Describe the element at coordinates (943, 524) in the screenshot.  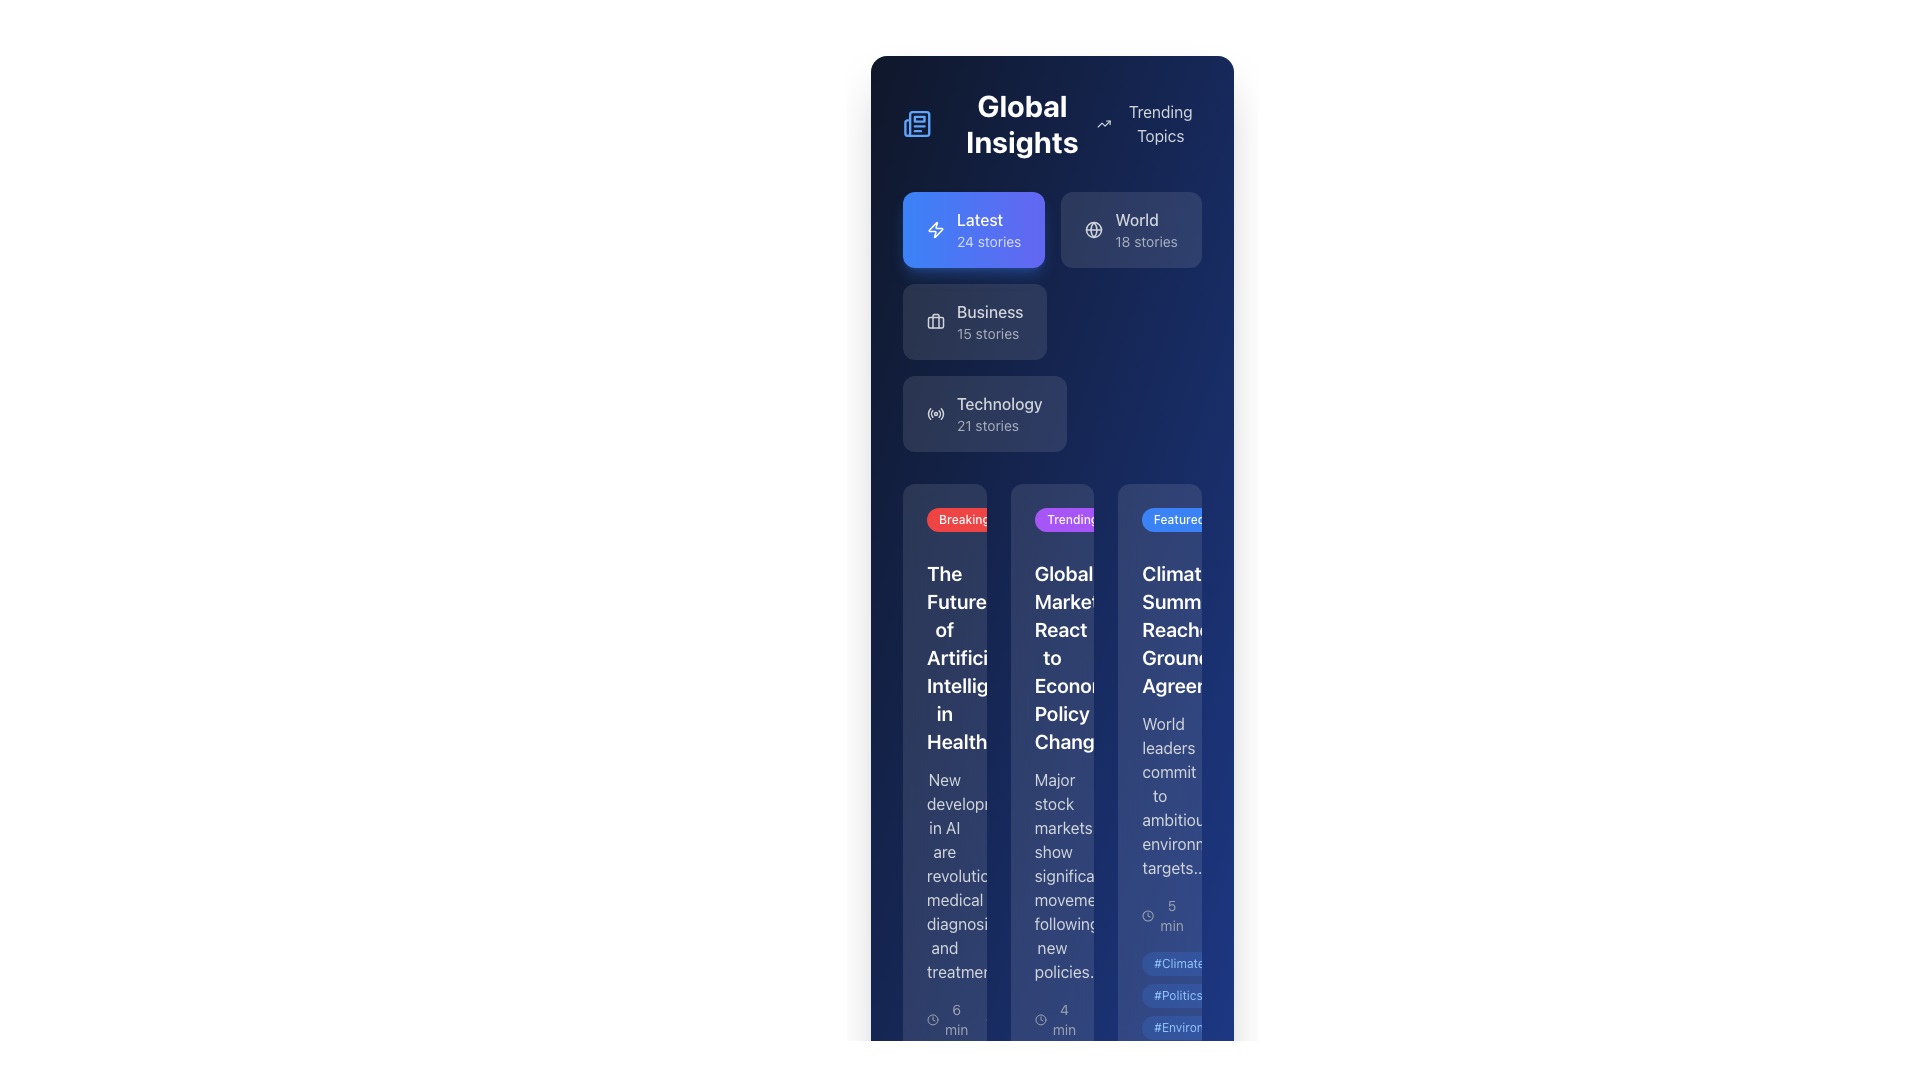
I see `the breaking news label located at the top-left corner of the vertical card layout, which highlights the importance of the associated content` at that location.